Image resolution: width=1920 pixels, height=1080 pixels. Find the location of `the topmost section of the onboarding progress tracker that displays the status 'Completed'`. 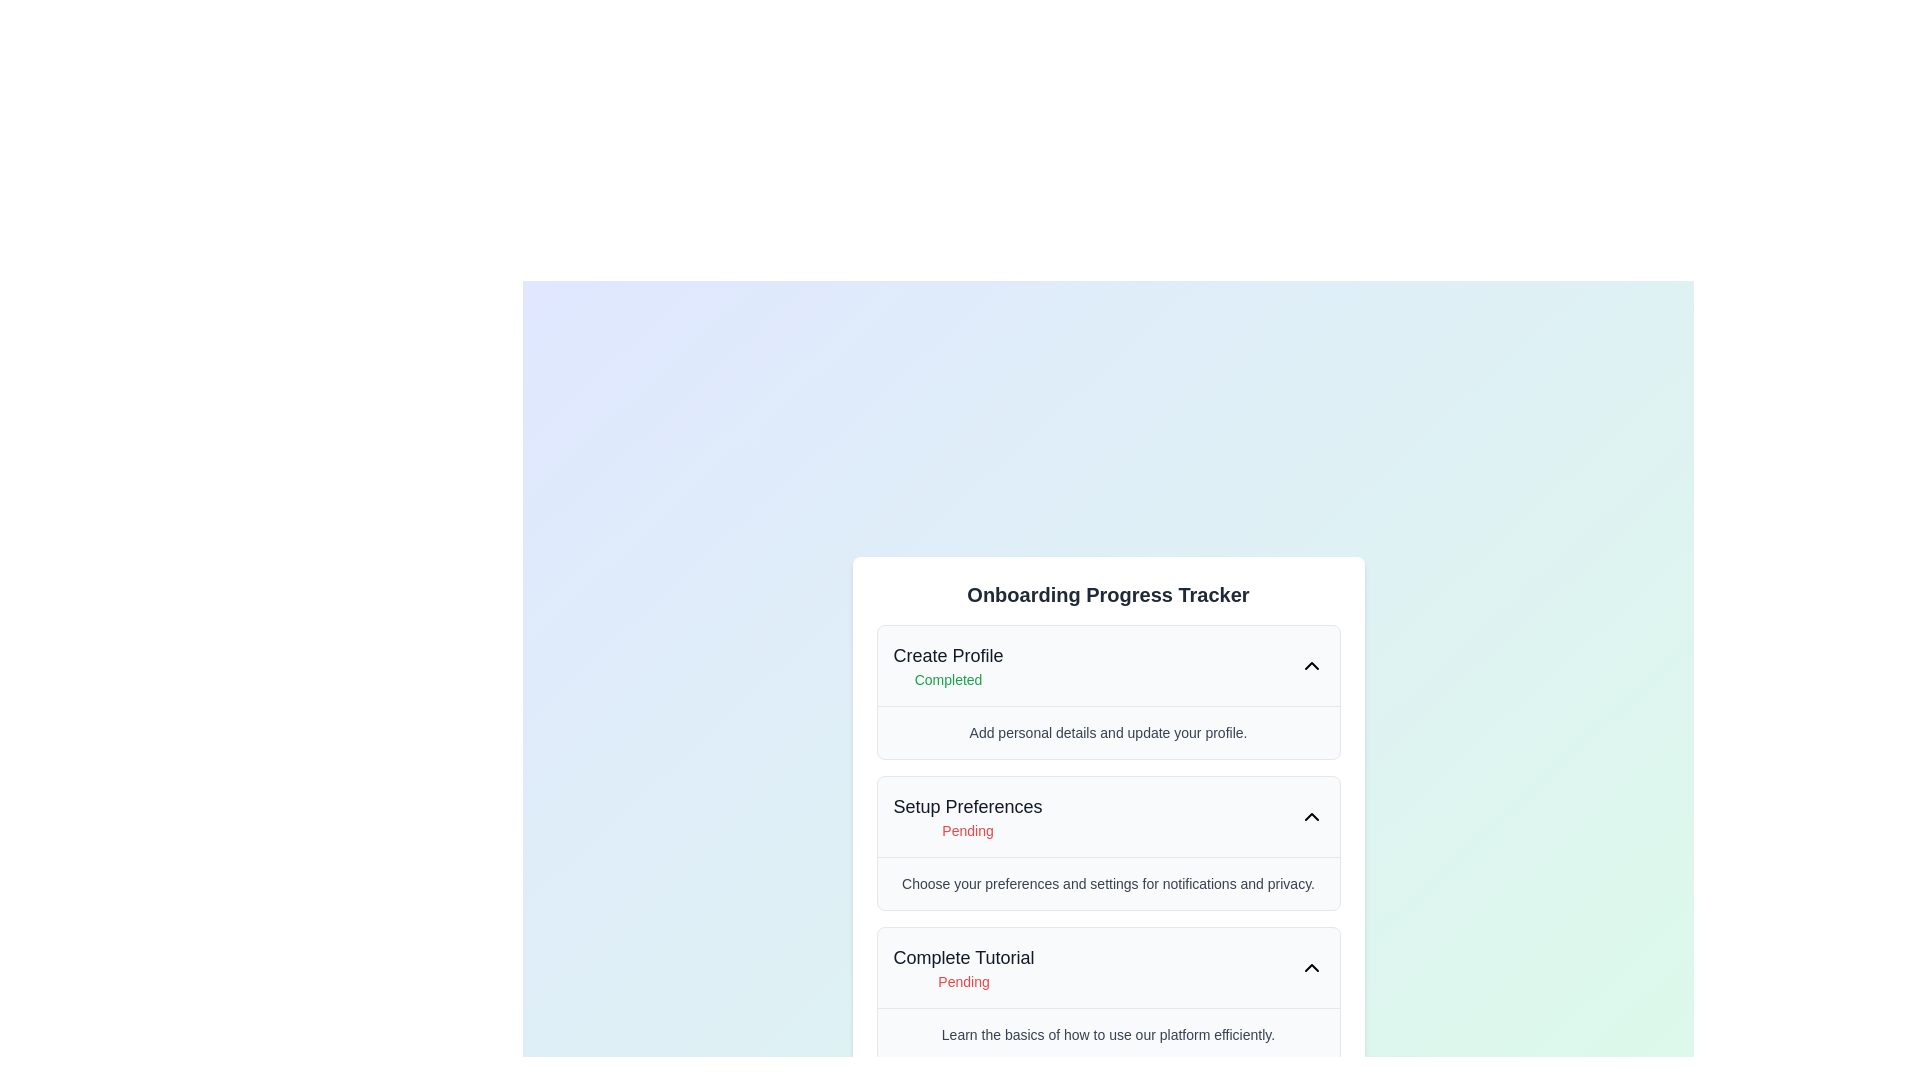

the topmost section of the onboarding progress tracker that displays the status 'Completed' is located at coordinates (1107, 690).